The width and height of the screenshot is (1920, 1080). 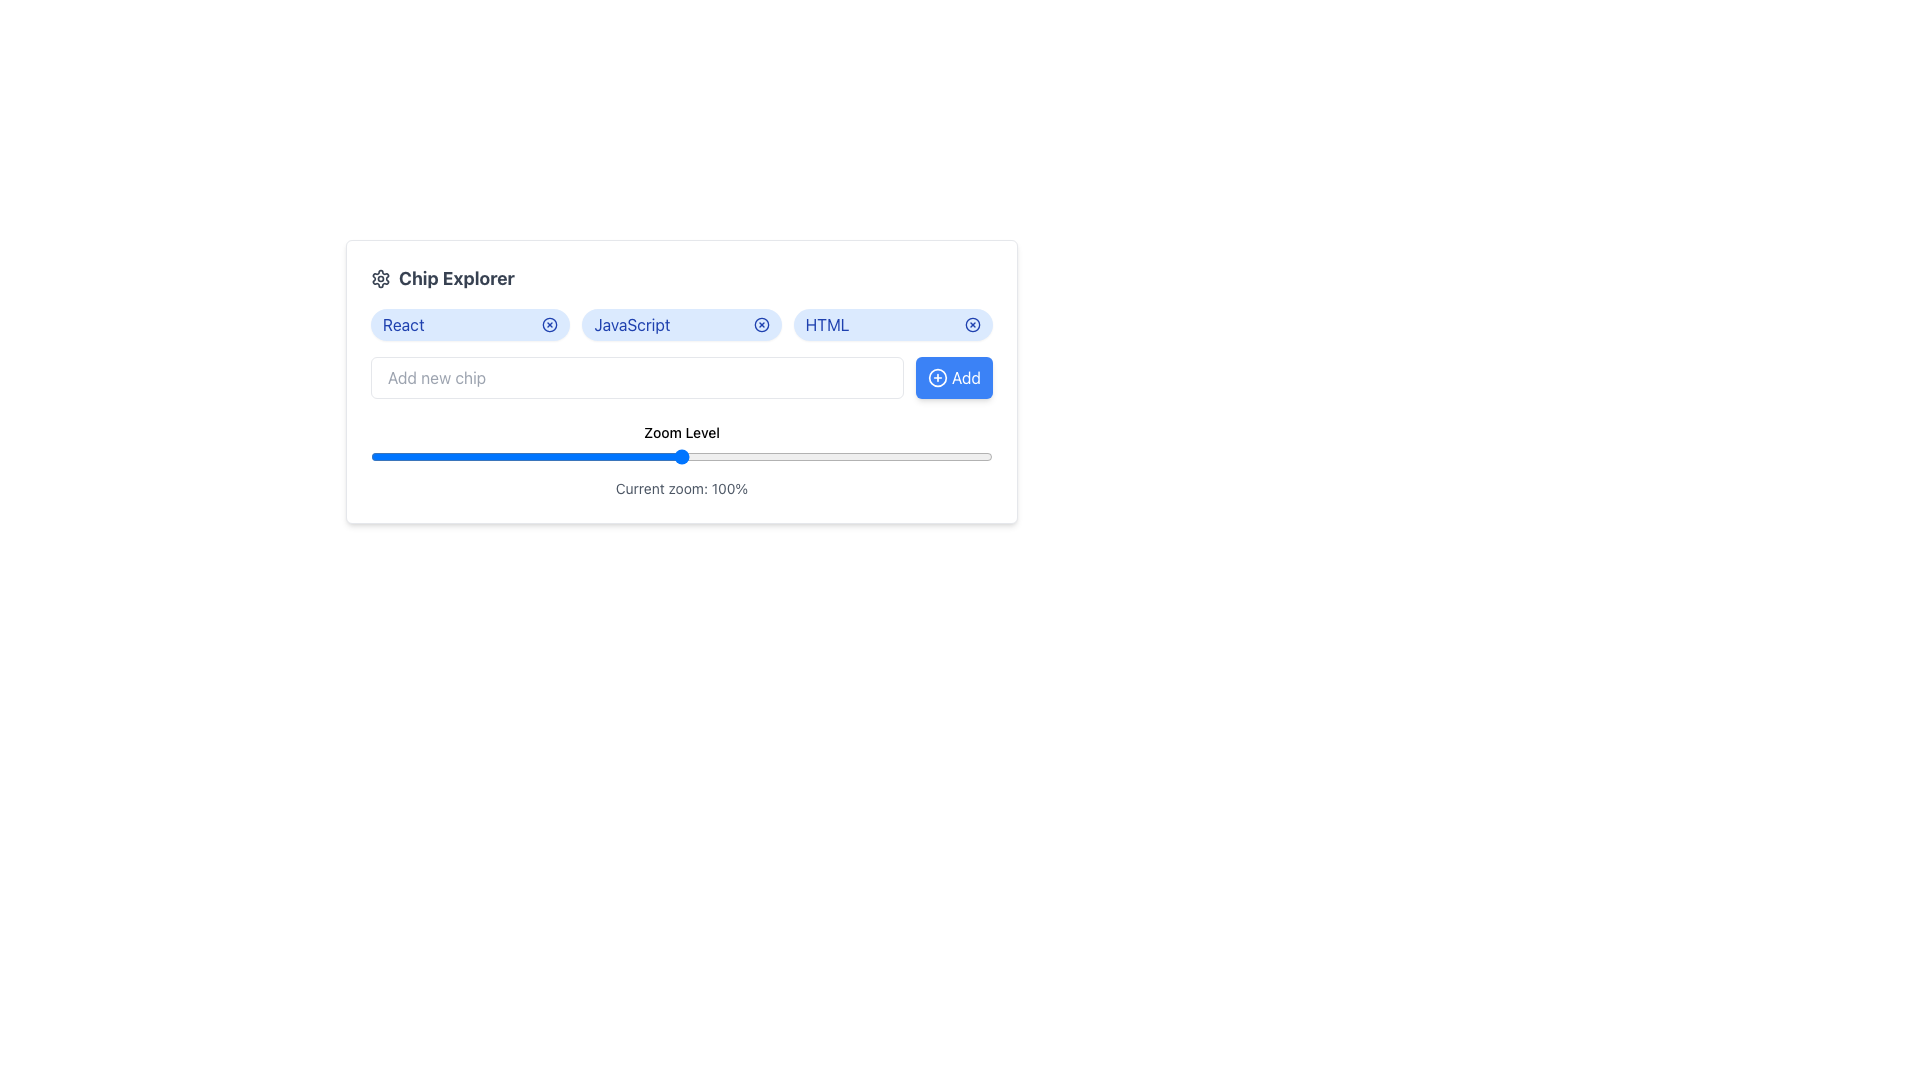 What do you see at coordinates (550, 323) in the screenshot?
I see `the decorative circular icon indicating an action or state associated with the 'JavaScript' chip located towards the center-right area of the interface` at bounding box center [550, 323].